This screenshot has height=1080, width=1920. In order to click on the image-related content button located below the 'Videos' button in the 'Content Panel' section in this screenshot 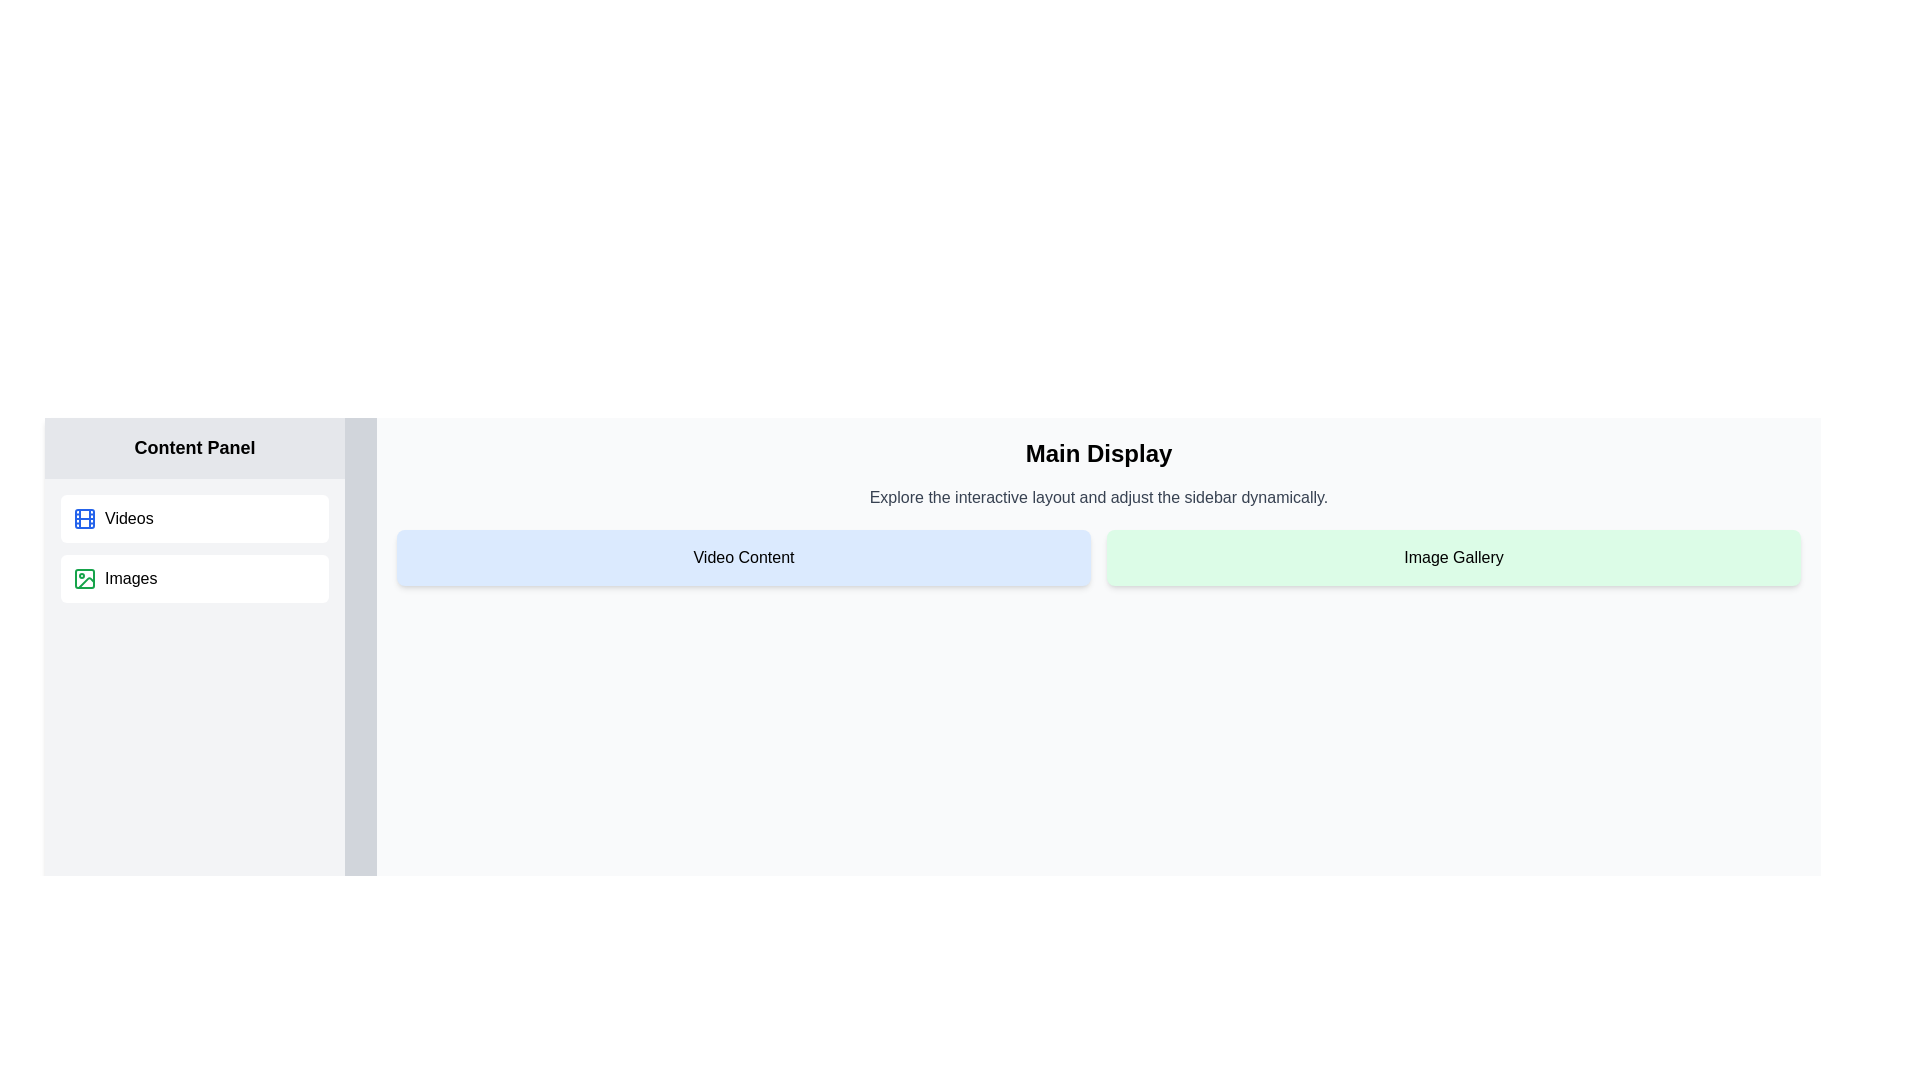, I will do `click(195, 578)`.